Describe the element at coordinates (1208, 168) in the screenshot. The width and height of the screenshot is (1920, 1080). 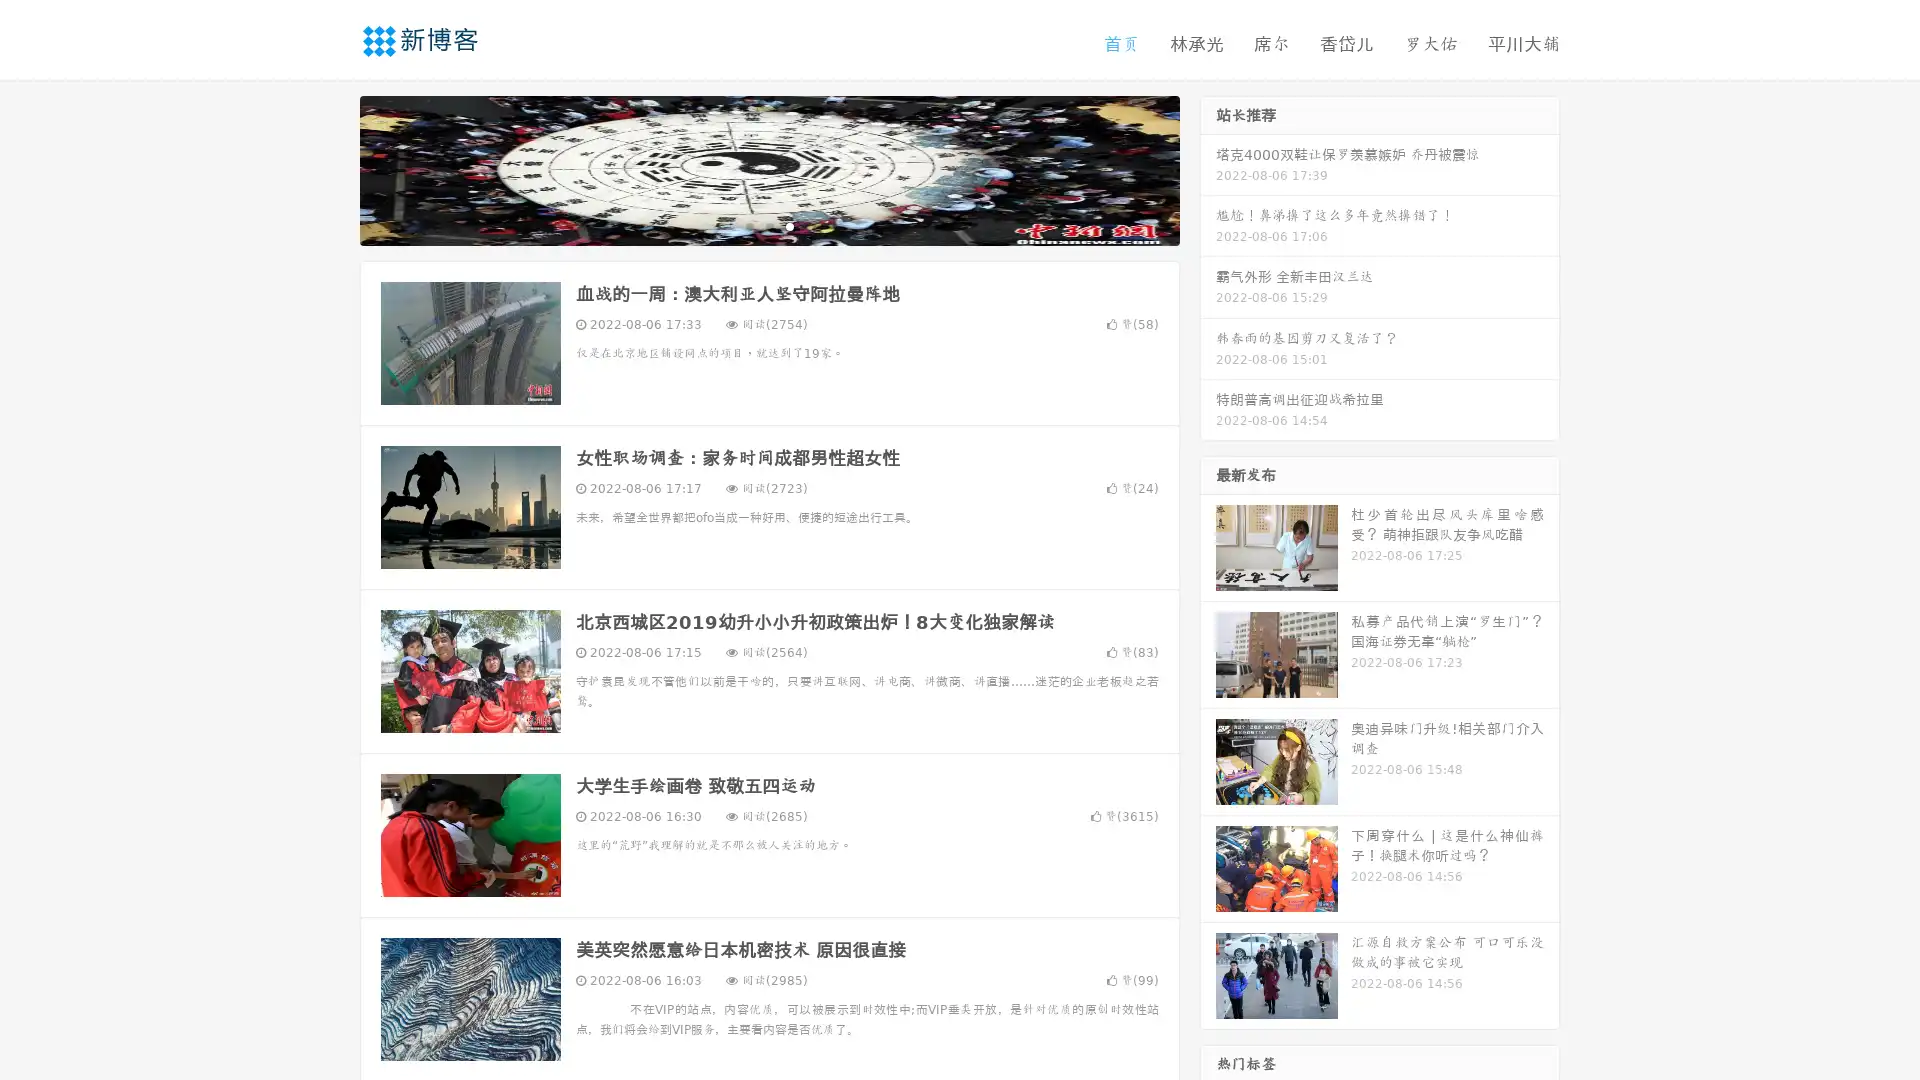
I see `Next slide` at that location.